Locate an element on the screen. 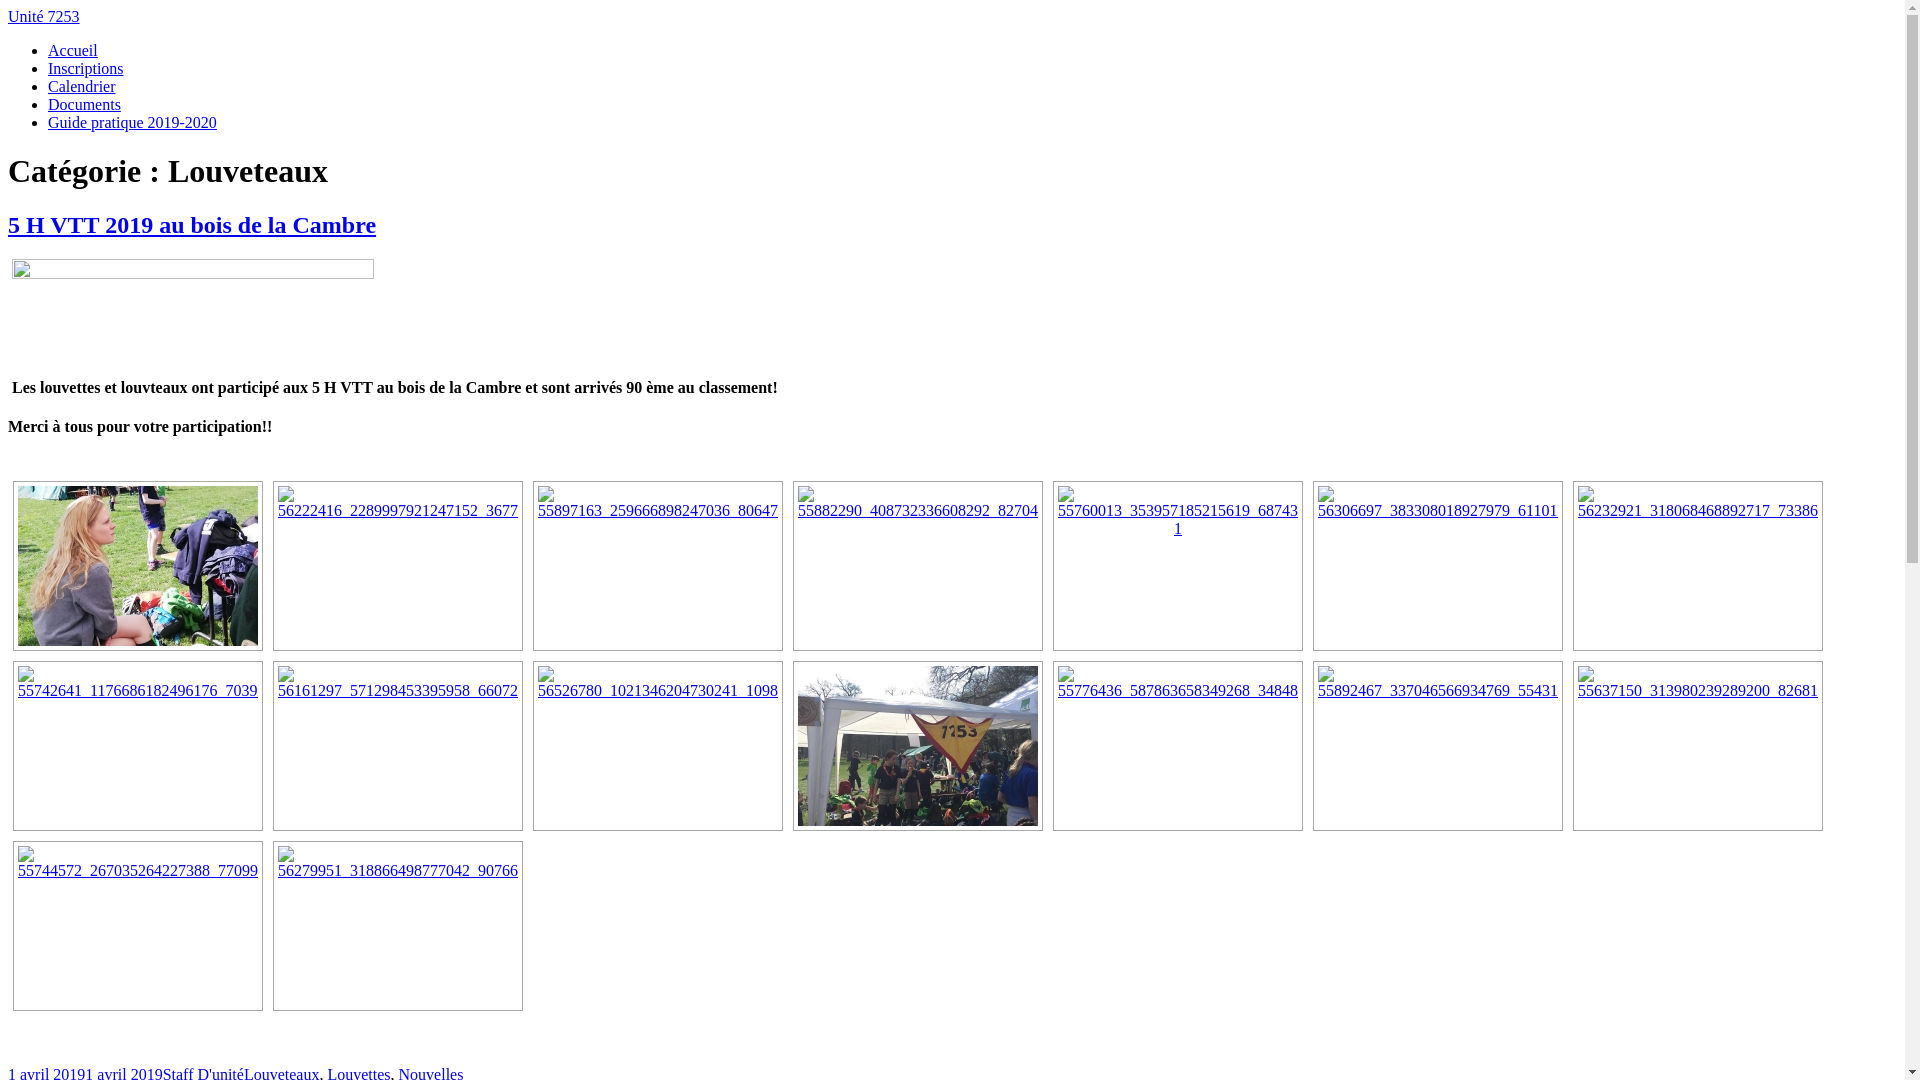  'Skip to content' is located at coordinates (7, 7).